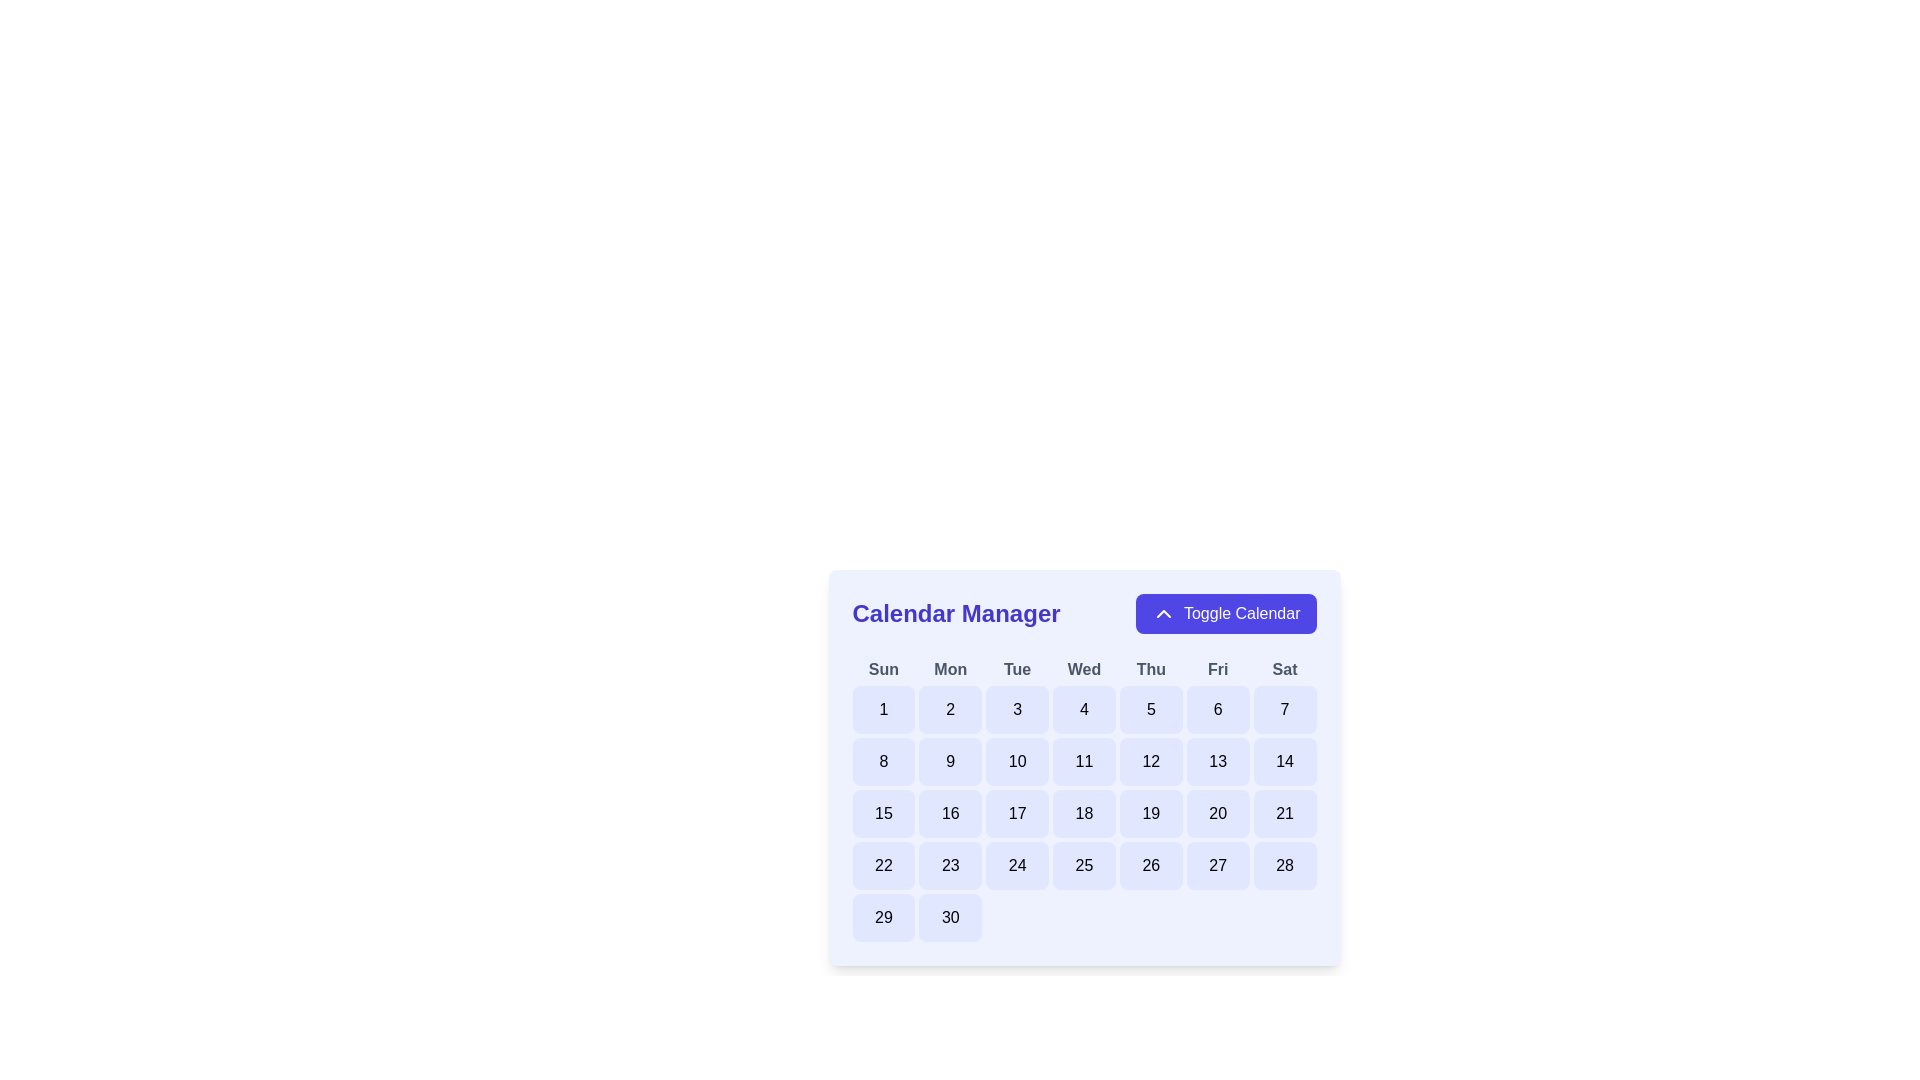 The width and height of the screenshot is (1920, 1080). What do you see at coordinates (1017, 670) in the screenshot?
I see `the text label displaying 'Tue', which is styled in bold grayish color and positioned in the header row of the calendar grid, between 'Mon' and 'Wed'` at bounding box center [1017, 670].